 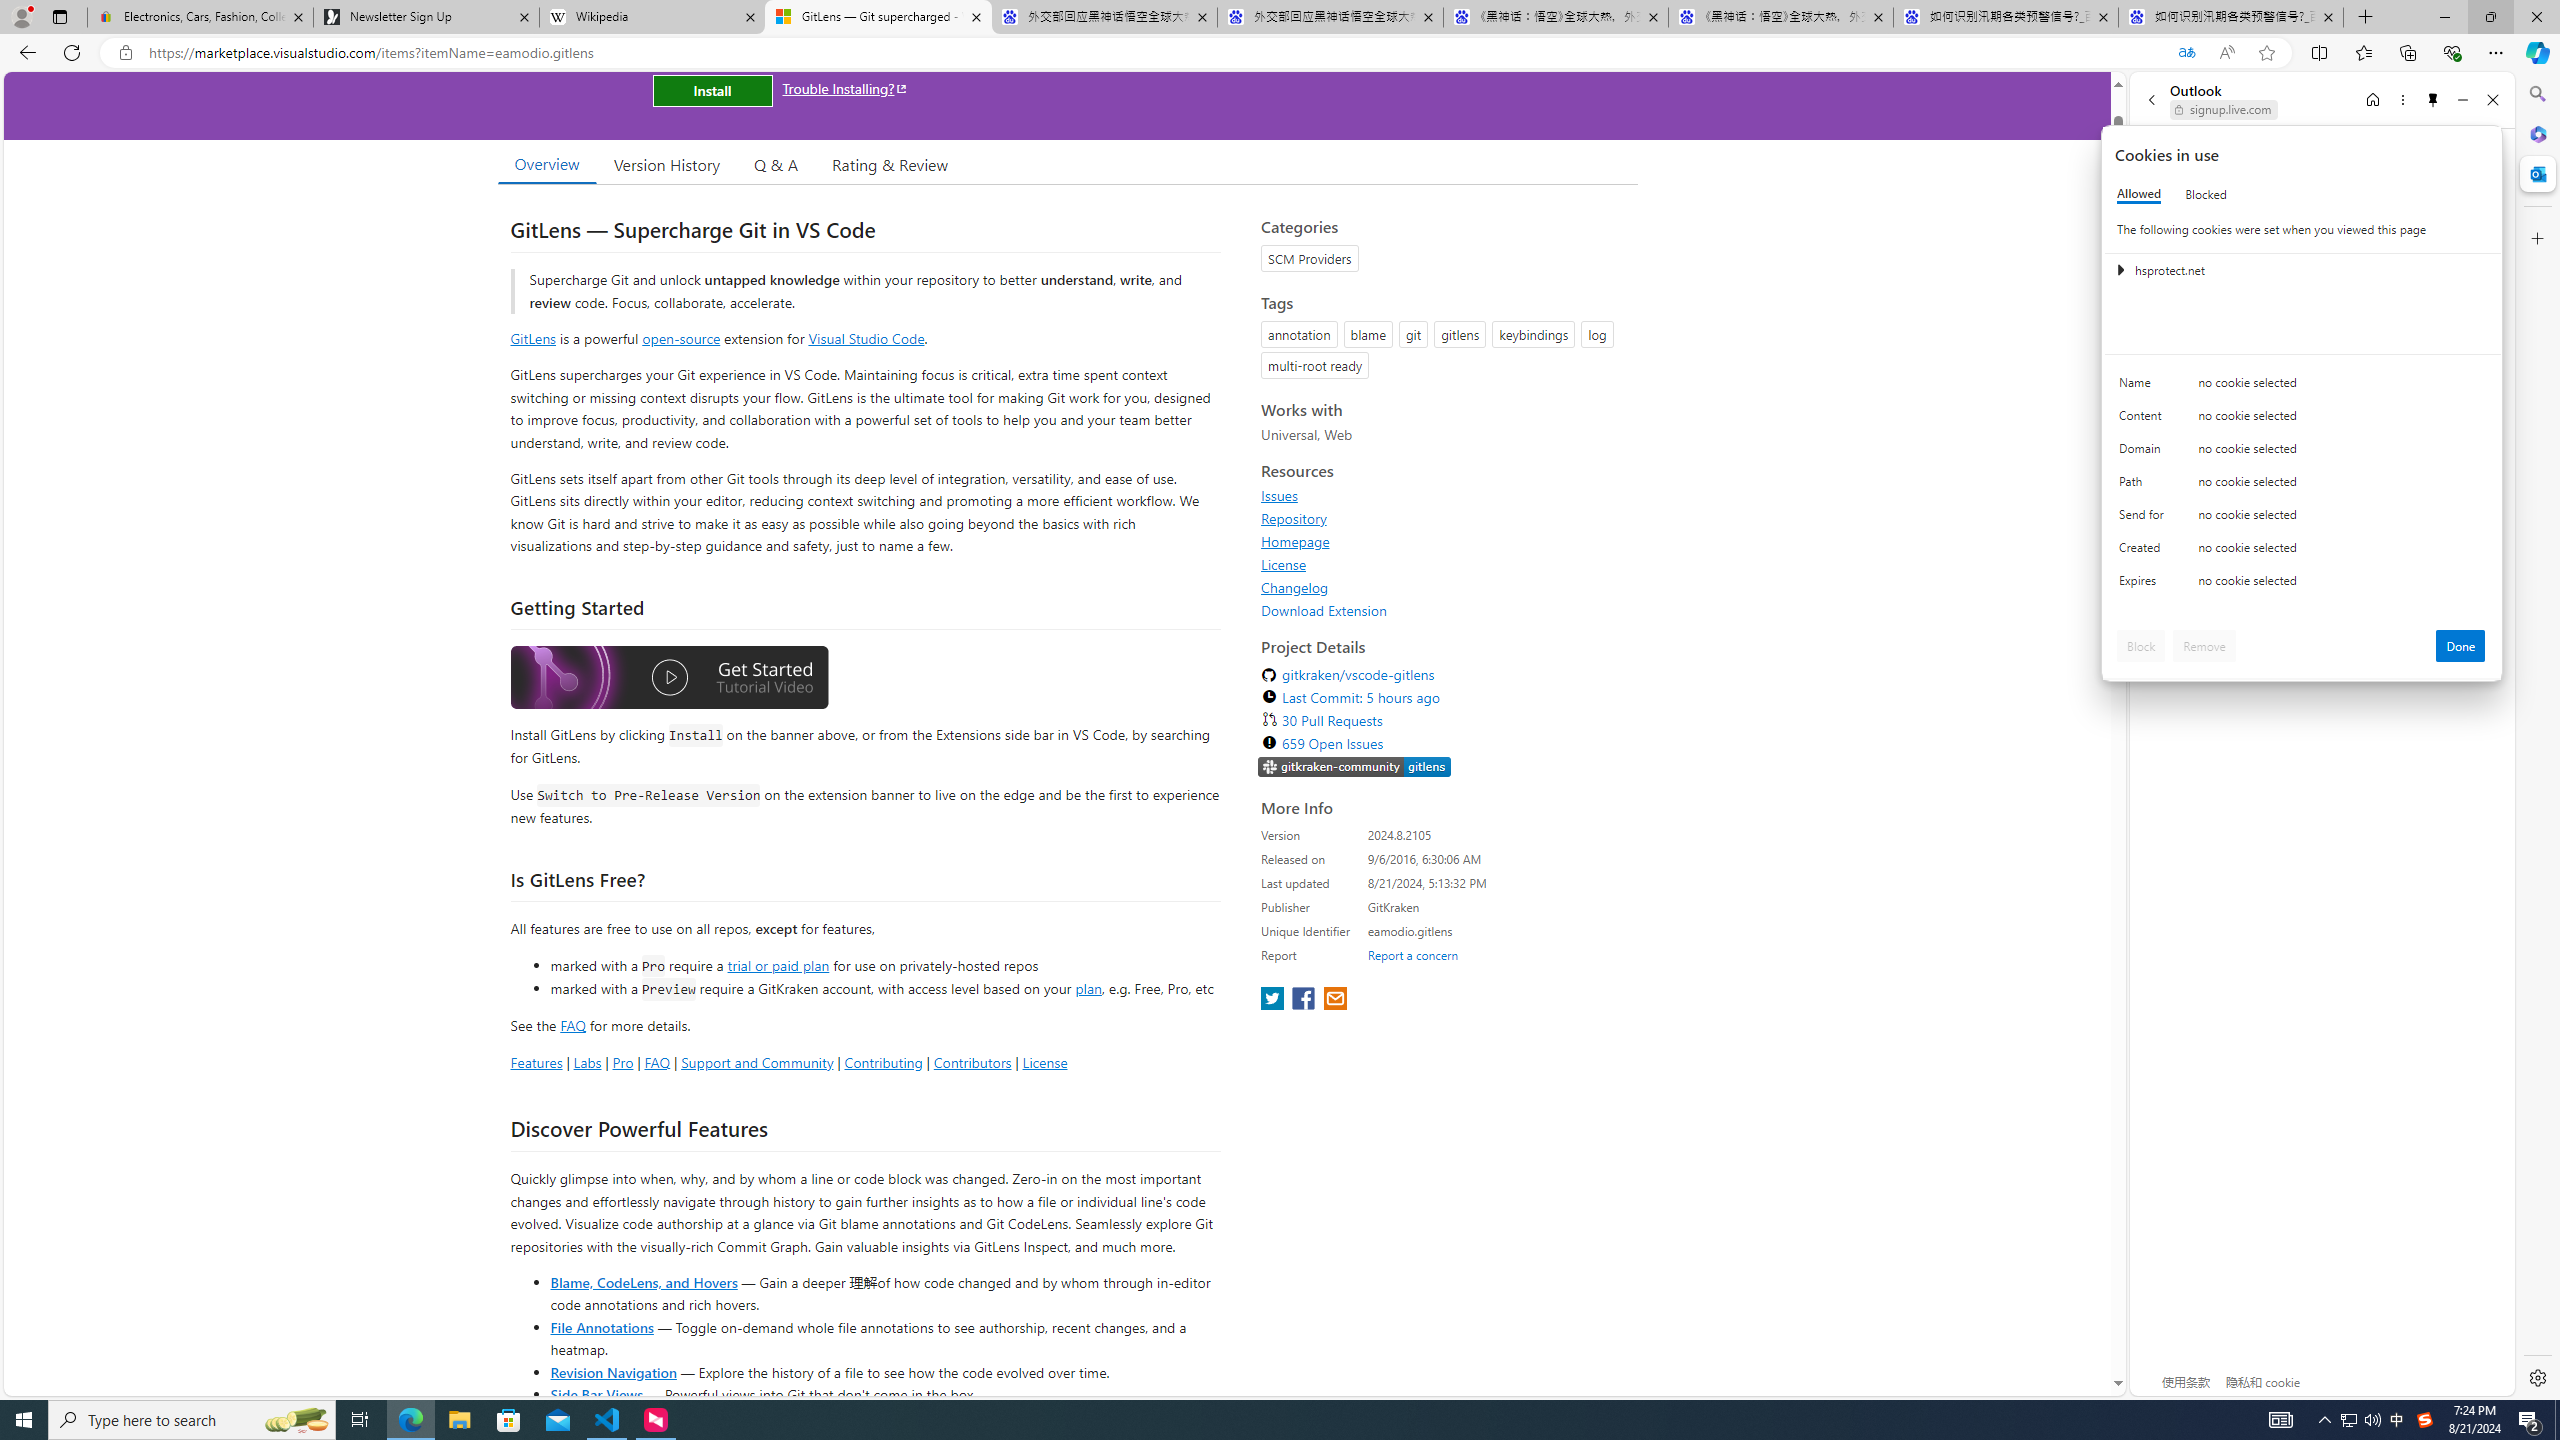 I want to click on 'Issues', so click(x=1280, y=495).